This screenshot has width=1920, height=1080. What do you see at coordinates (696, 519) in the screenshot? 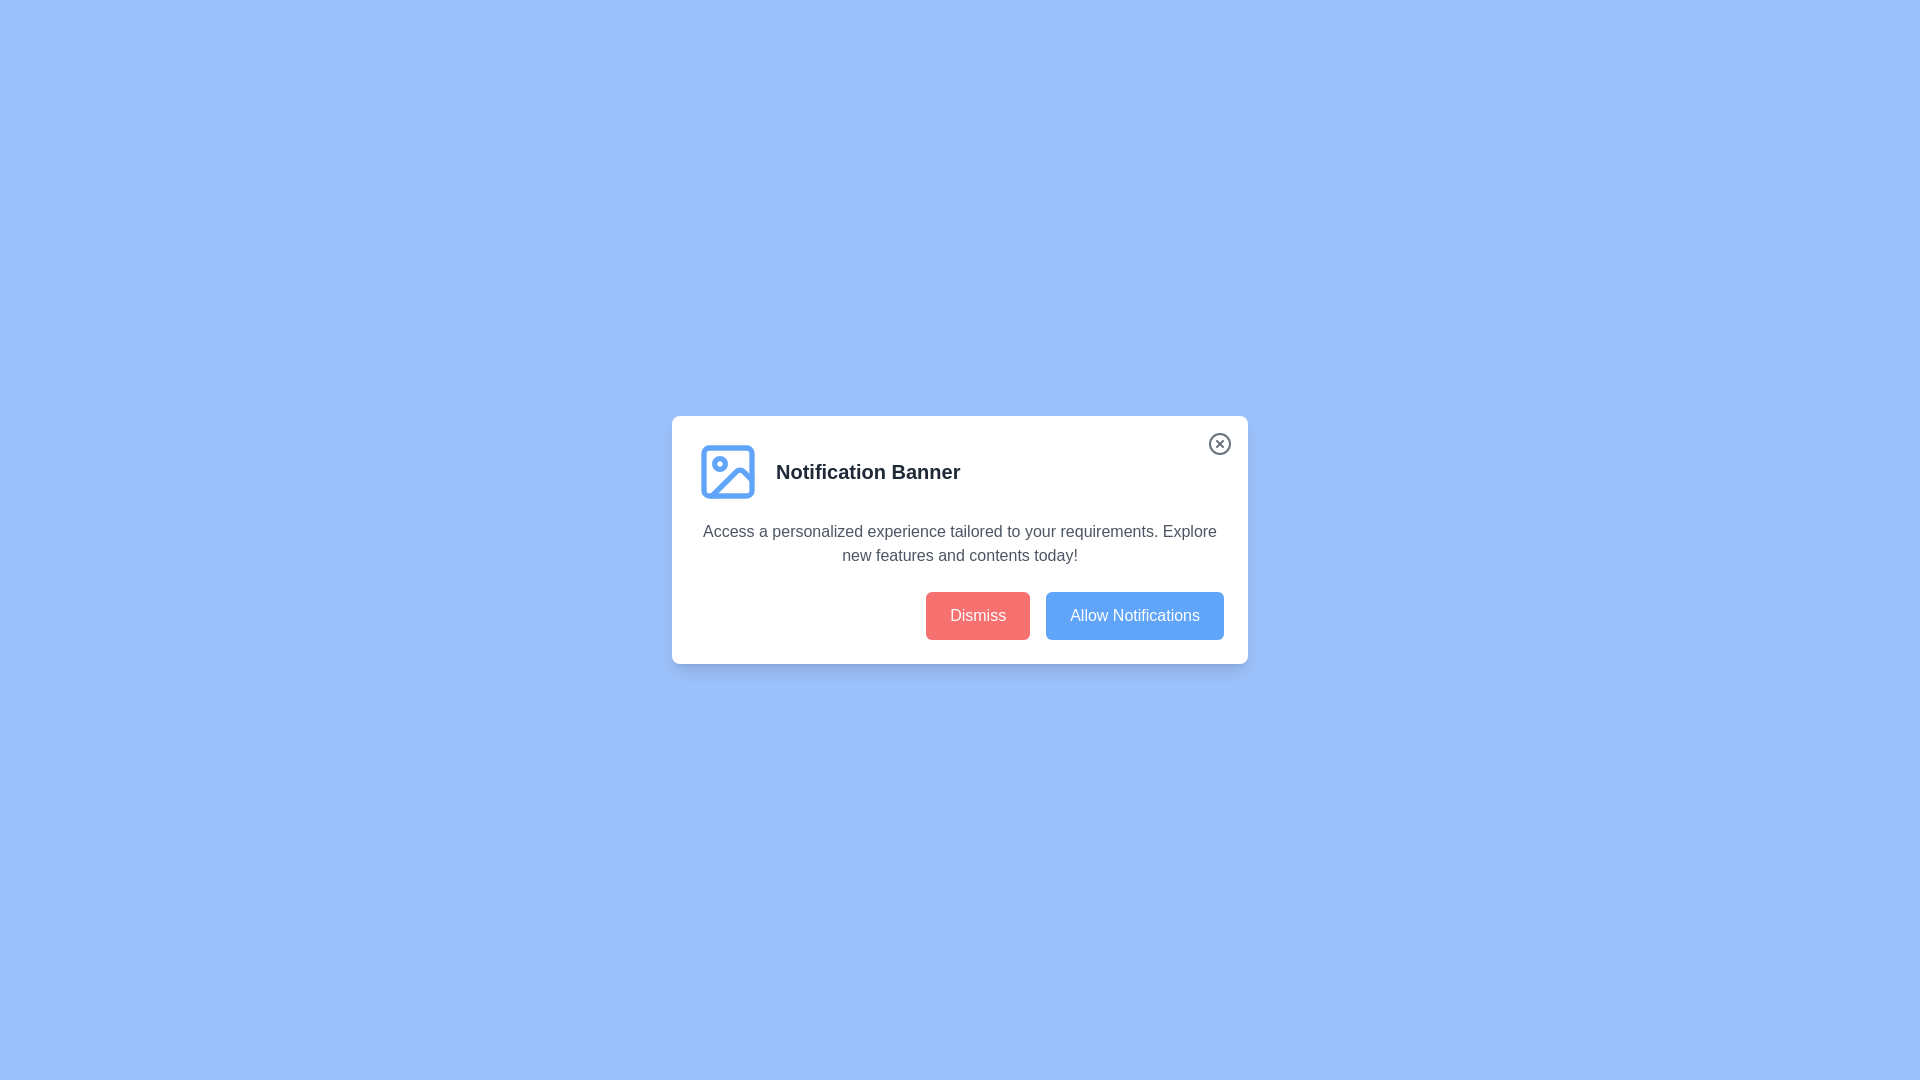
I see `the text content of the banner` at bounding box center [696, 519].